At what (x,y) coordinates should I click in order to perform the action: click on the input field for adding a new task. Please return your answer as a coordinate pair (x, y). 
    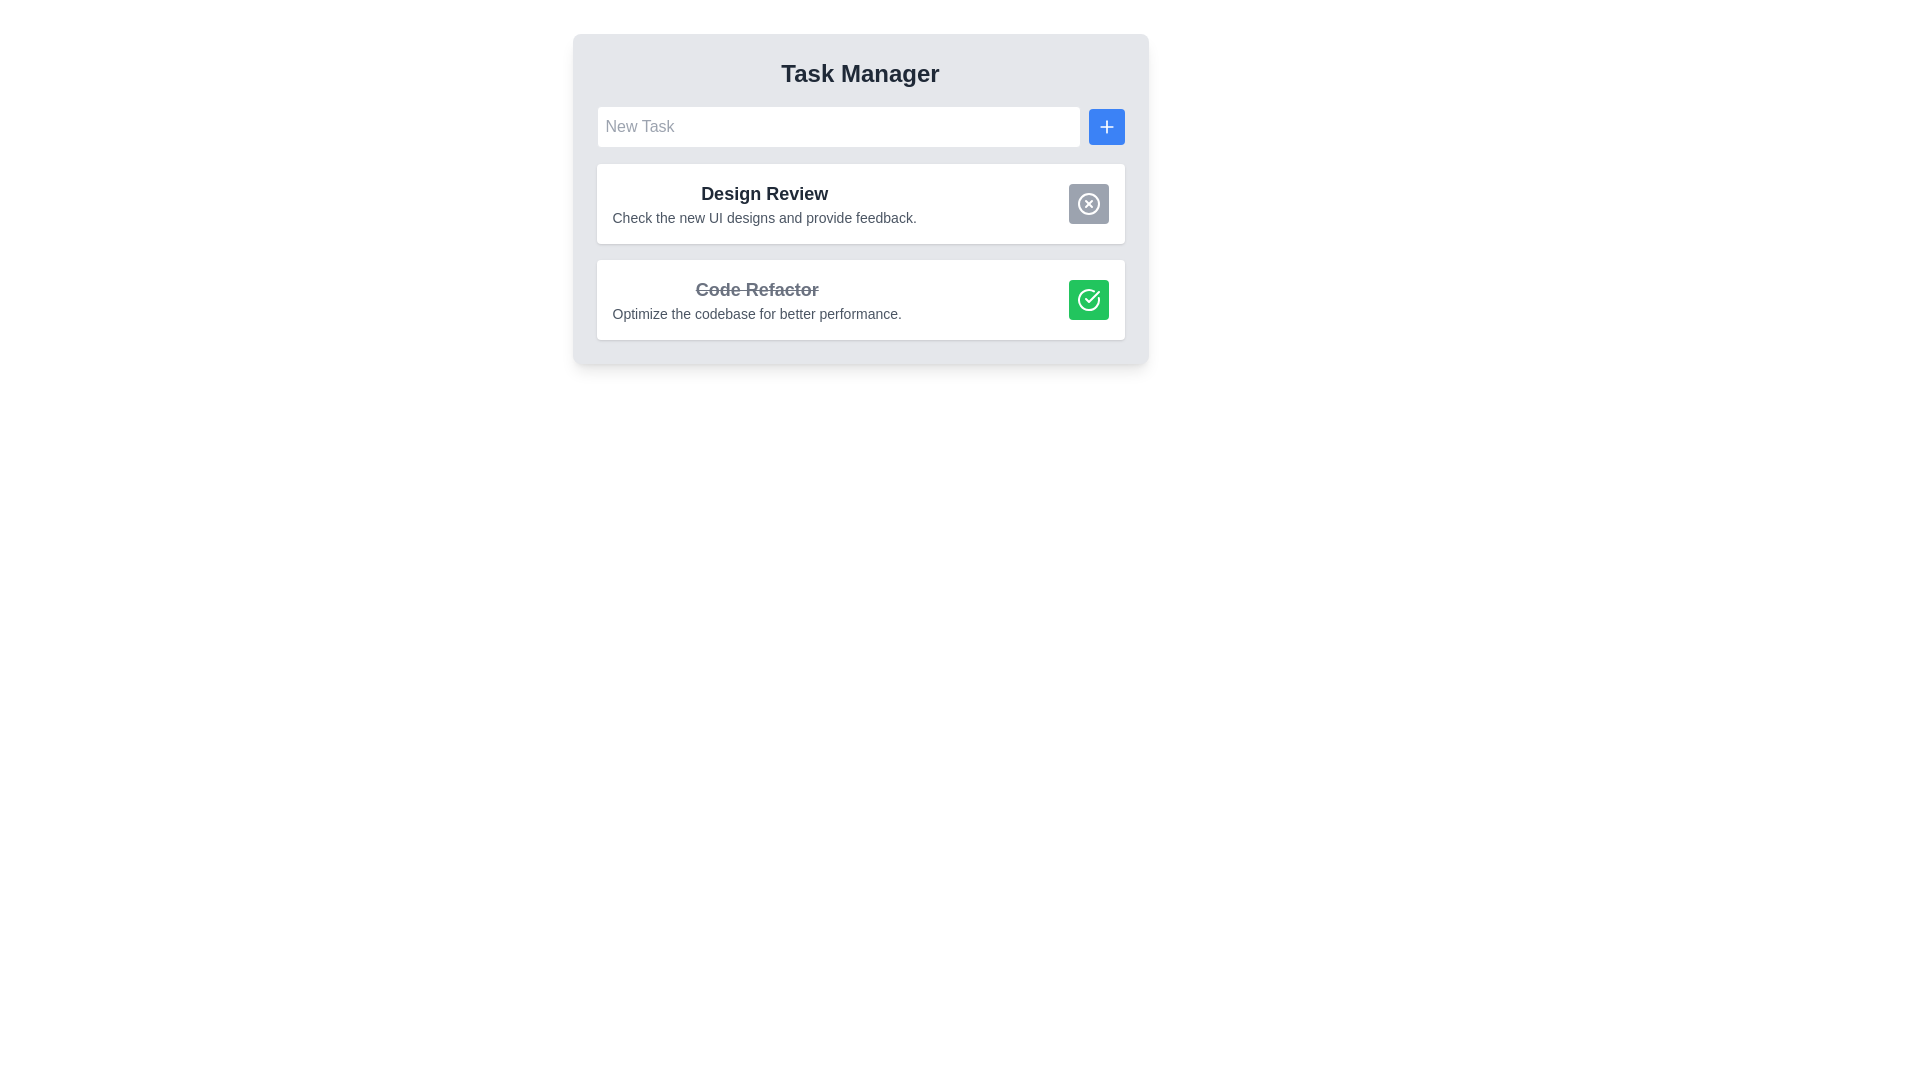
    Looking at the image, I should click on (860, 127).